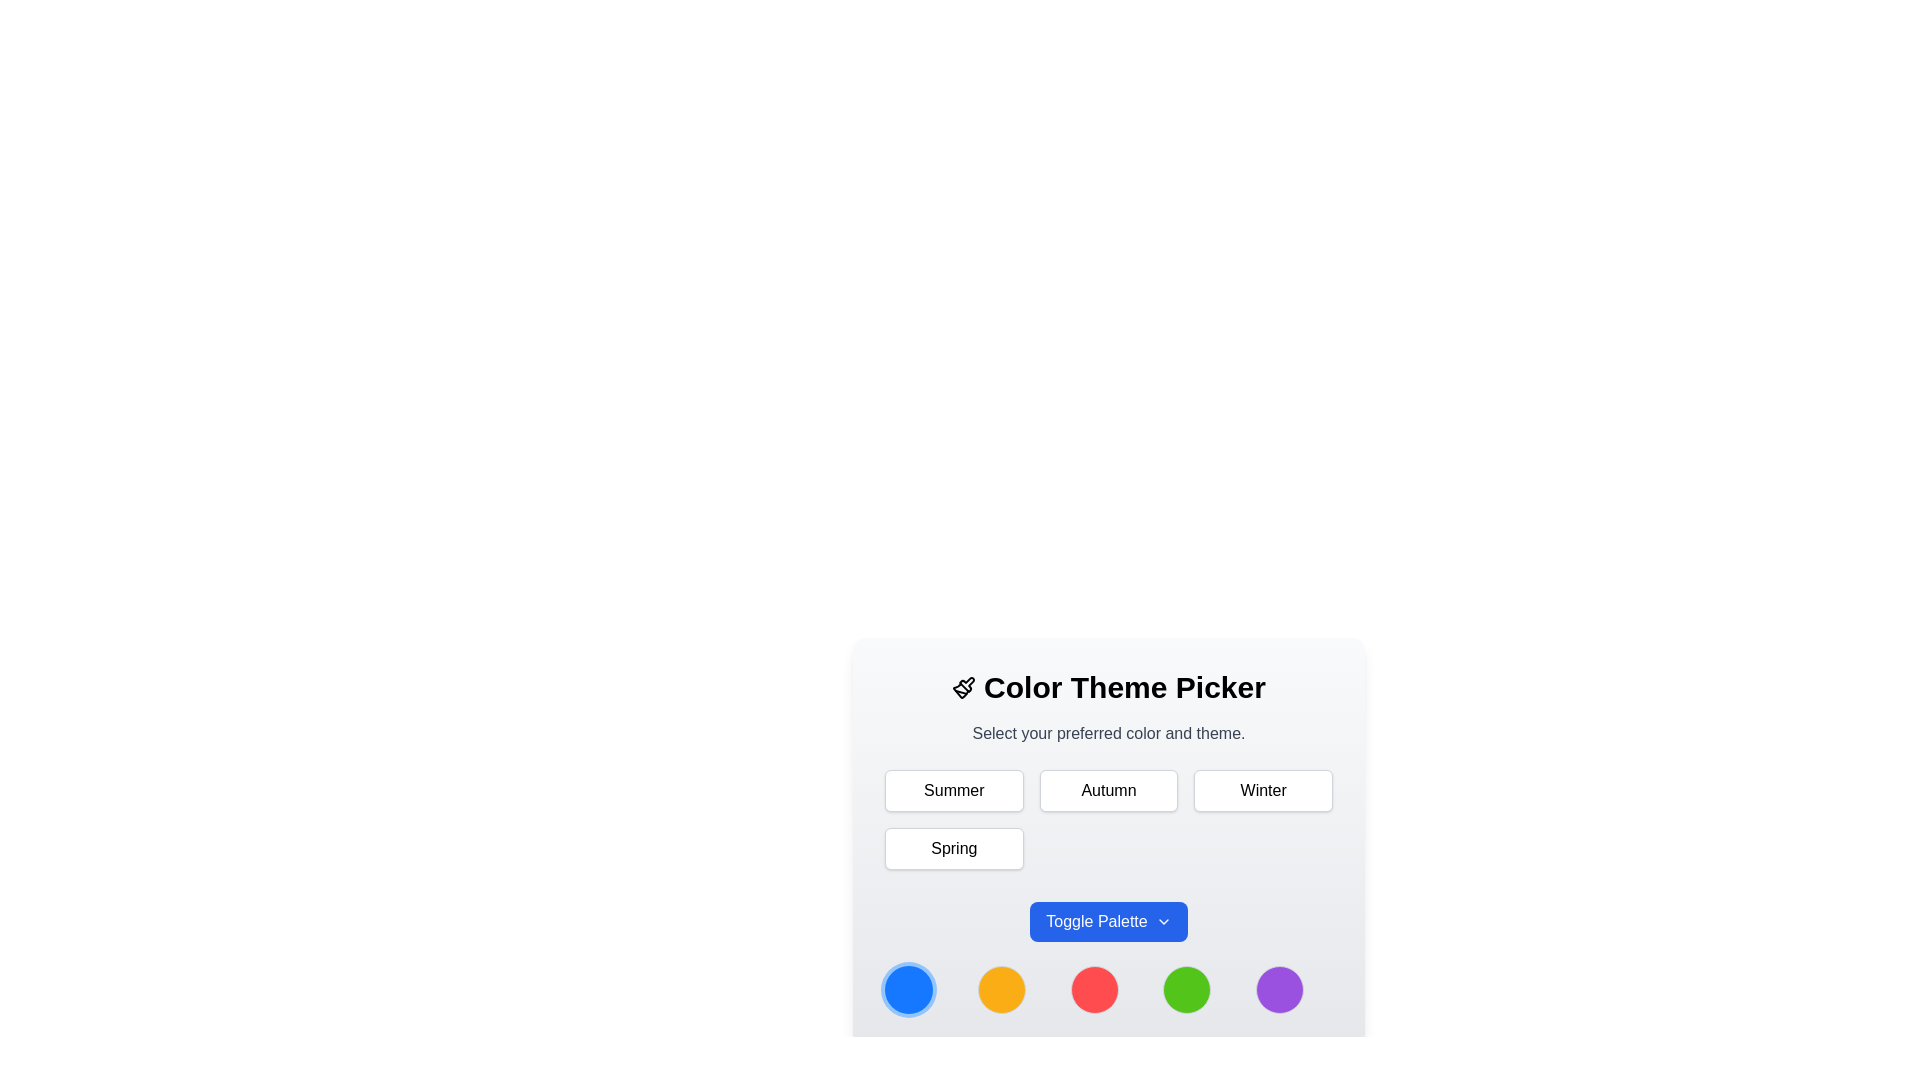  What do you see at coordinates (953, 848) in the screenshot?
I see `the 'Spring' button located in the bottom-left corner of a 2x2 grid layout` at bounding box center [953, 848].